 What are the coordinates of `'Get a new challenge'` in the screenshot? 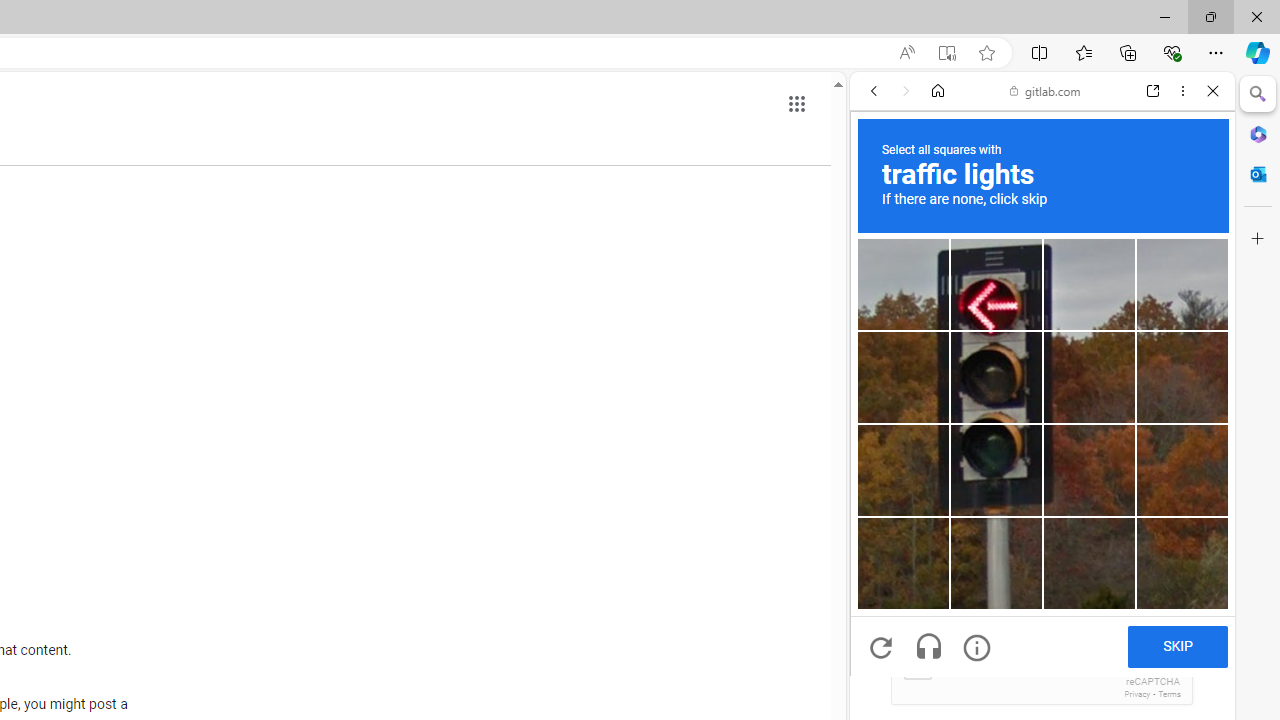 It's located at (880, 648).